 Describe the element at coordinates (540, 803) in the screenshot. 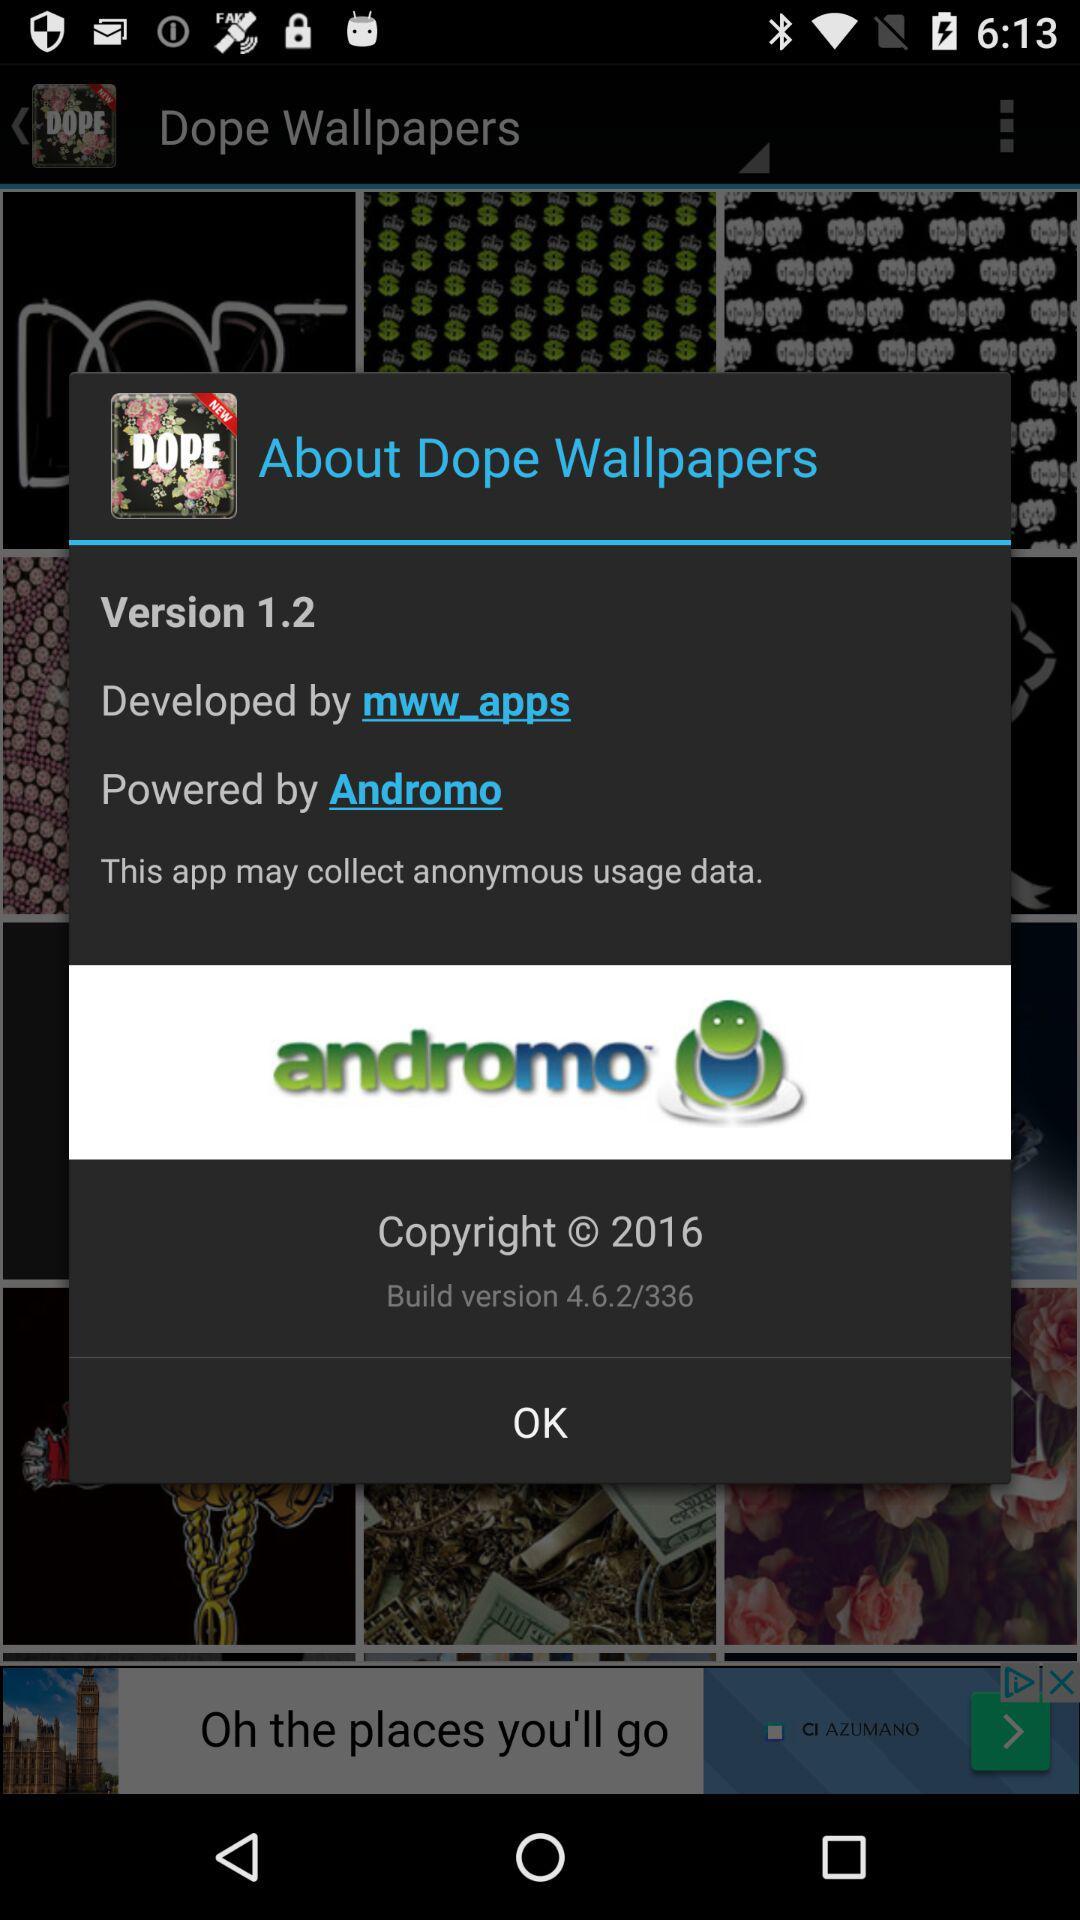

I see `the app below developed by mww_apps icon` at that location.